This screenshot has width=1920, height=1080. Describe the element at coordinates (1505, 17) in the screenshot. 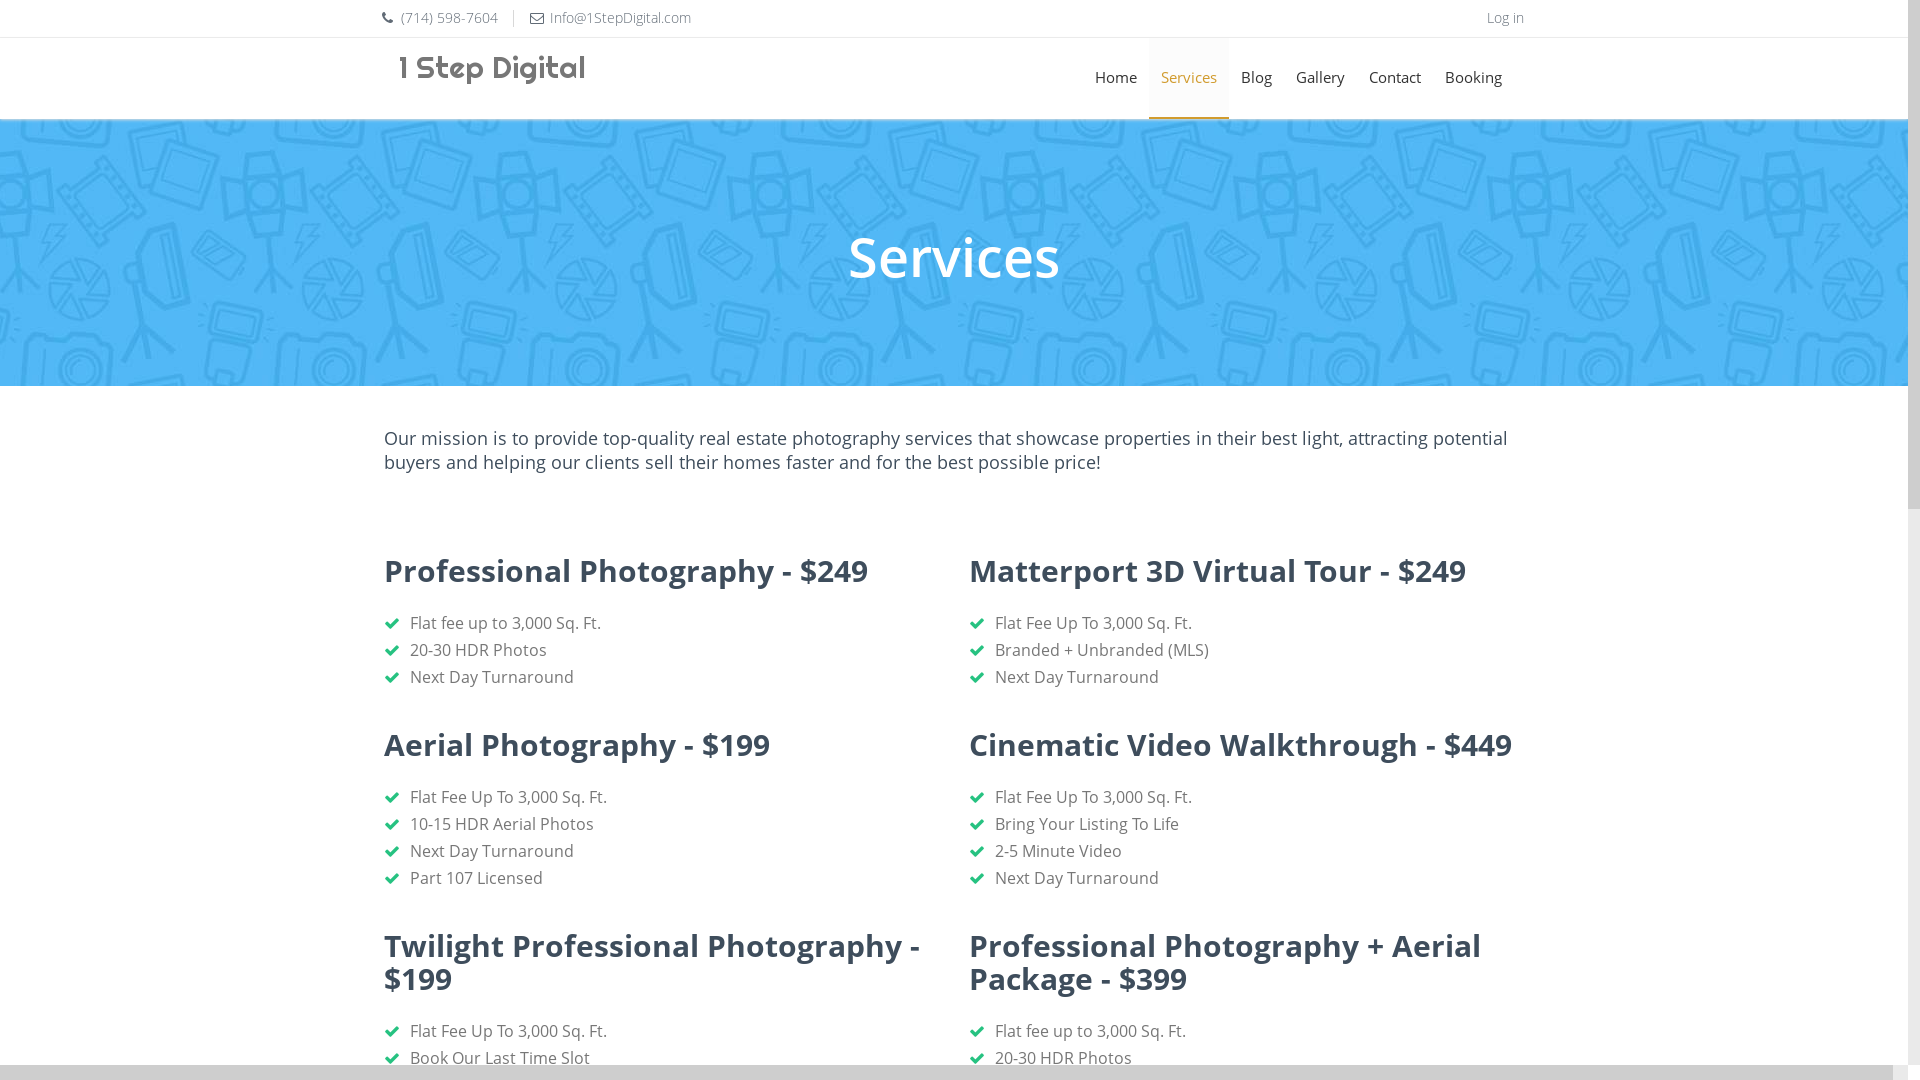

I see `'Log in'` at that location.